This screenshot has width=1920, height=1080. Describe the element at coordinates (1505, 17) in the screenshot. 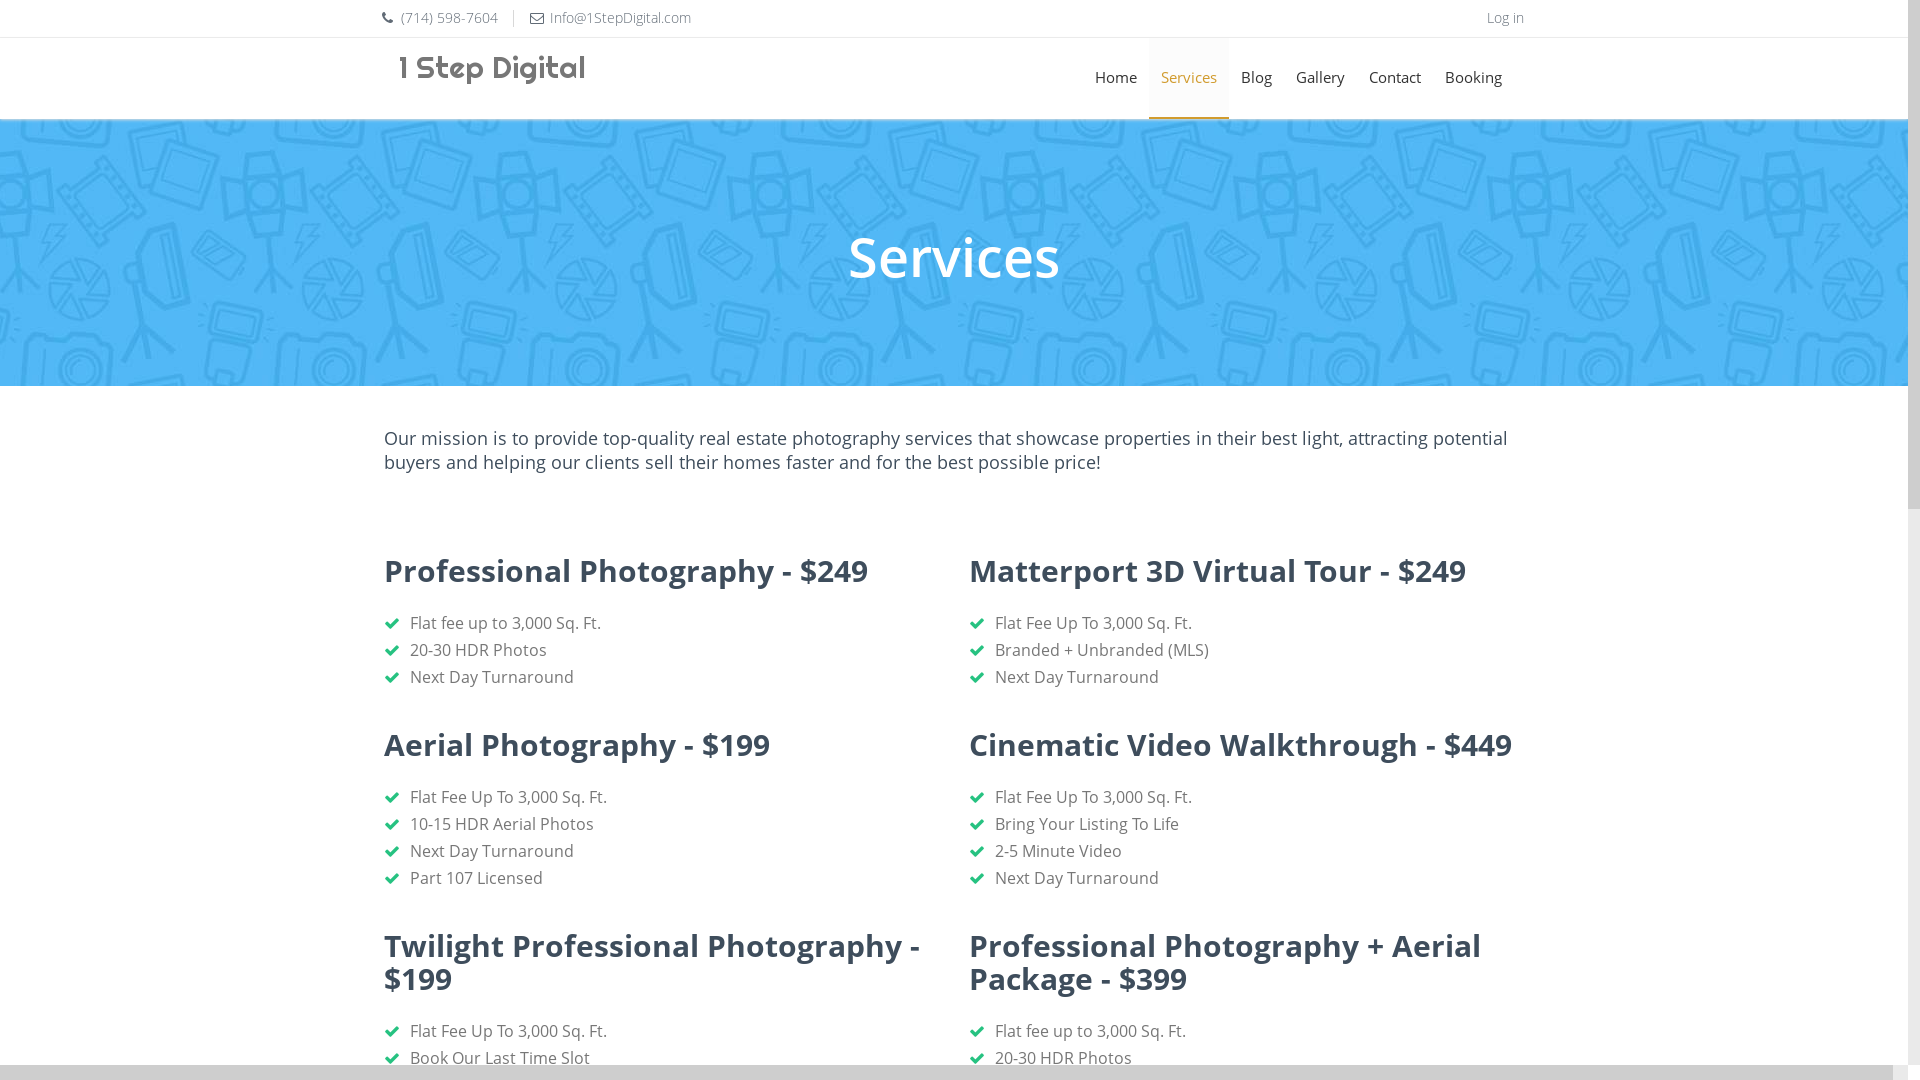

I see `'Log in'` at that location.